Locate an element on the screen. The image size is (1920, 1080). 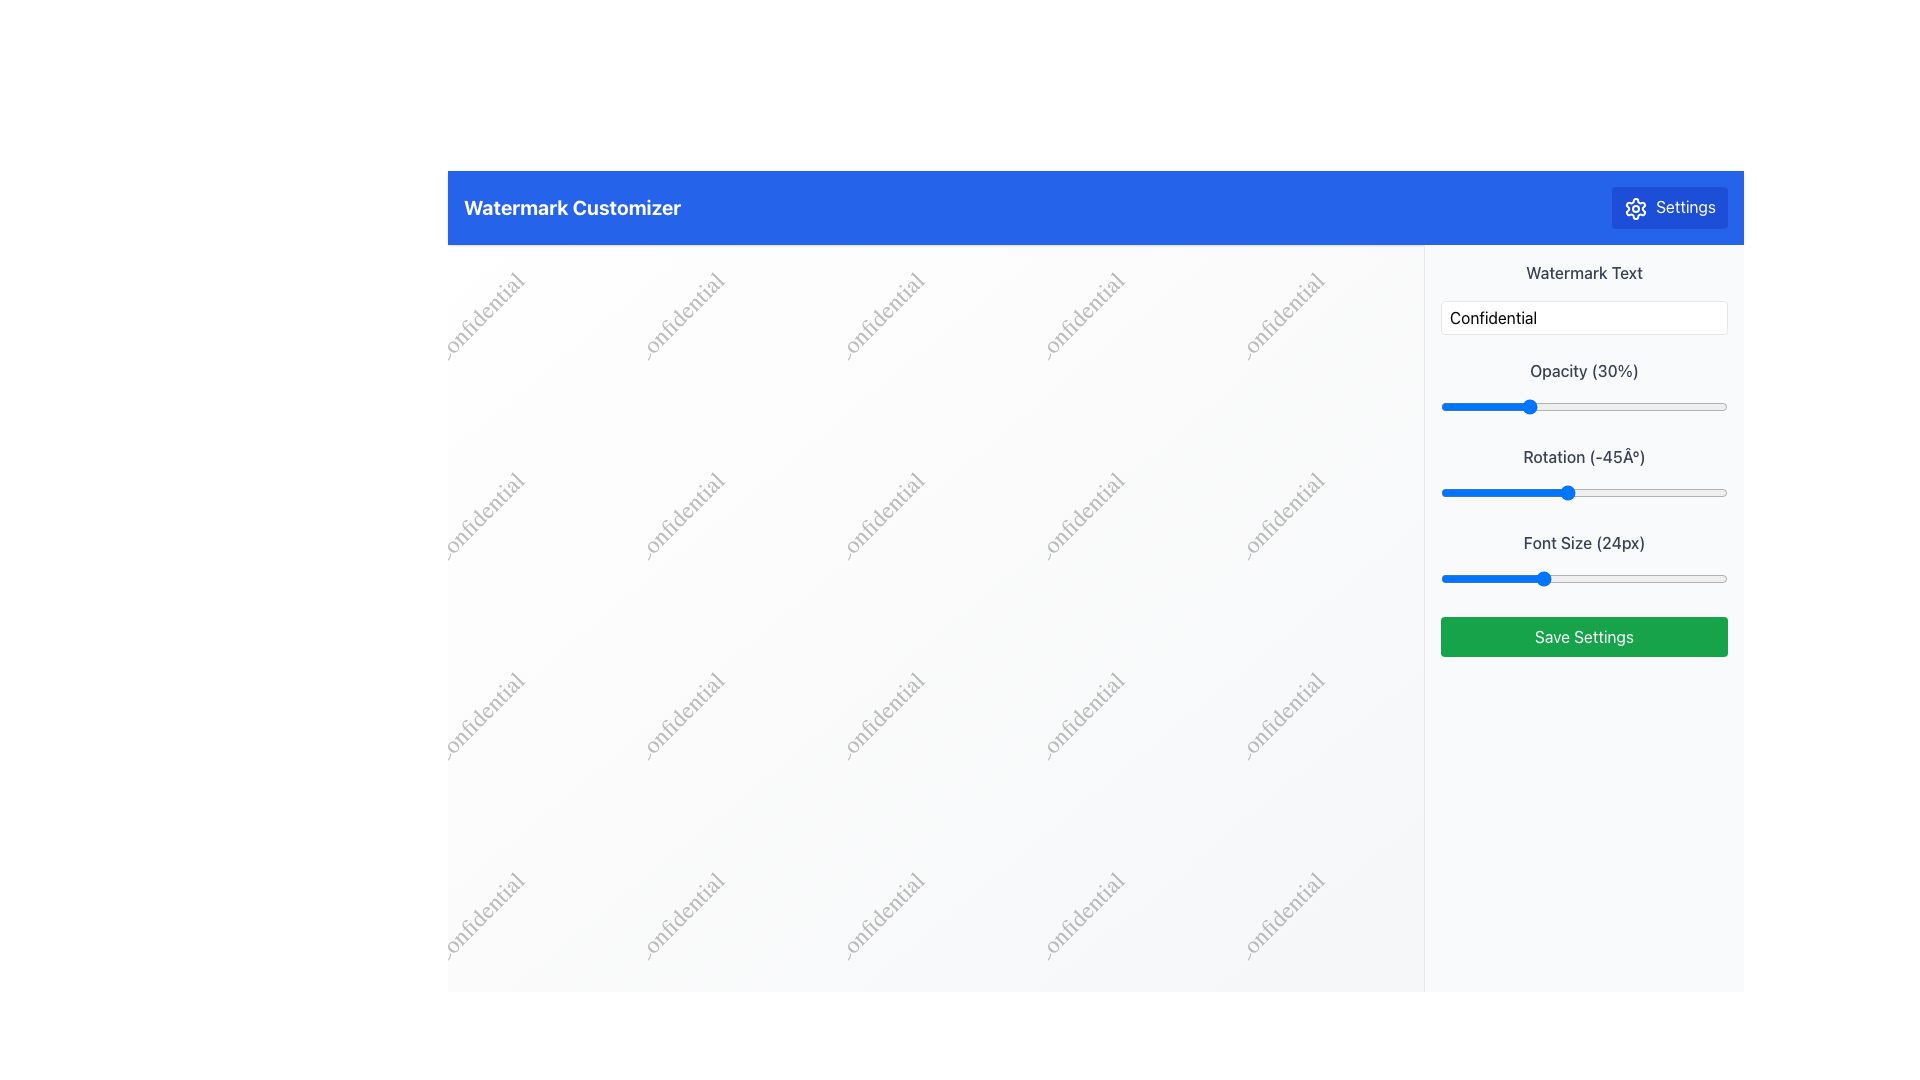
the blue handle of the horizontal slider labeled 'Opacity (30%)' located in the right-side panel is located at coordinates (1583, 405).